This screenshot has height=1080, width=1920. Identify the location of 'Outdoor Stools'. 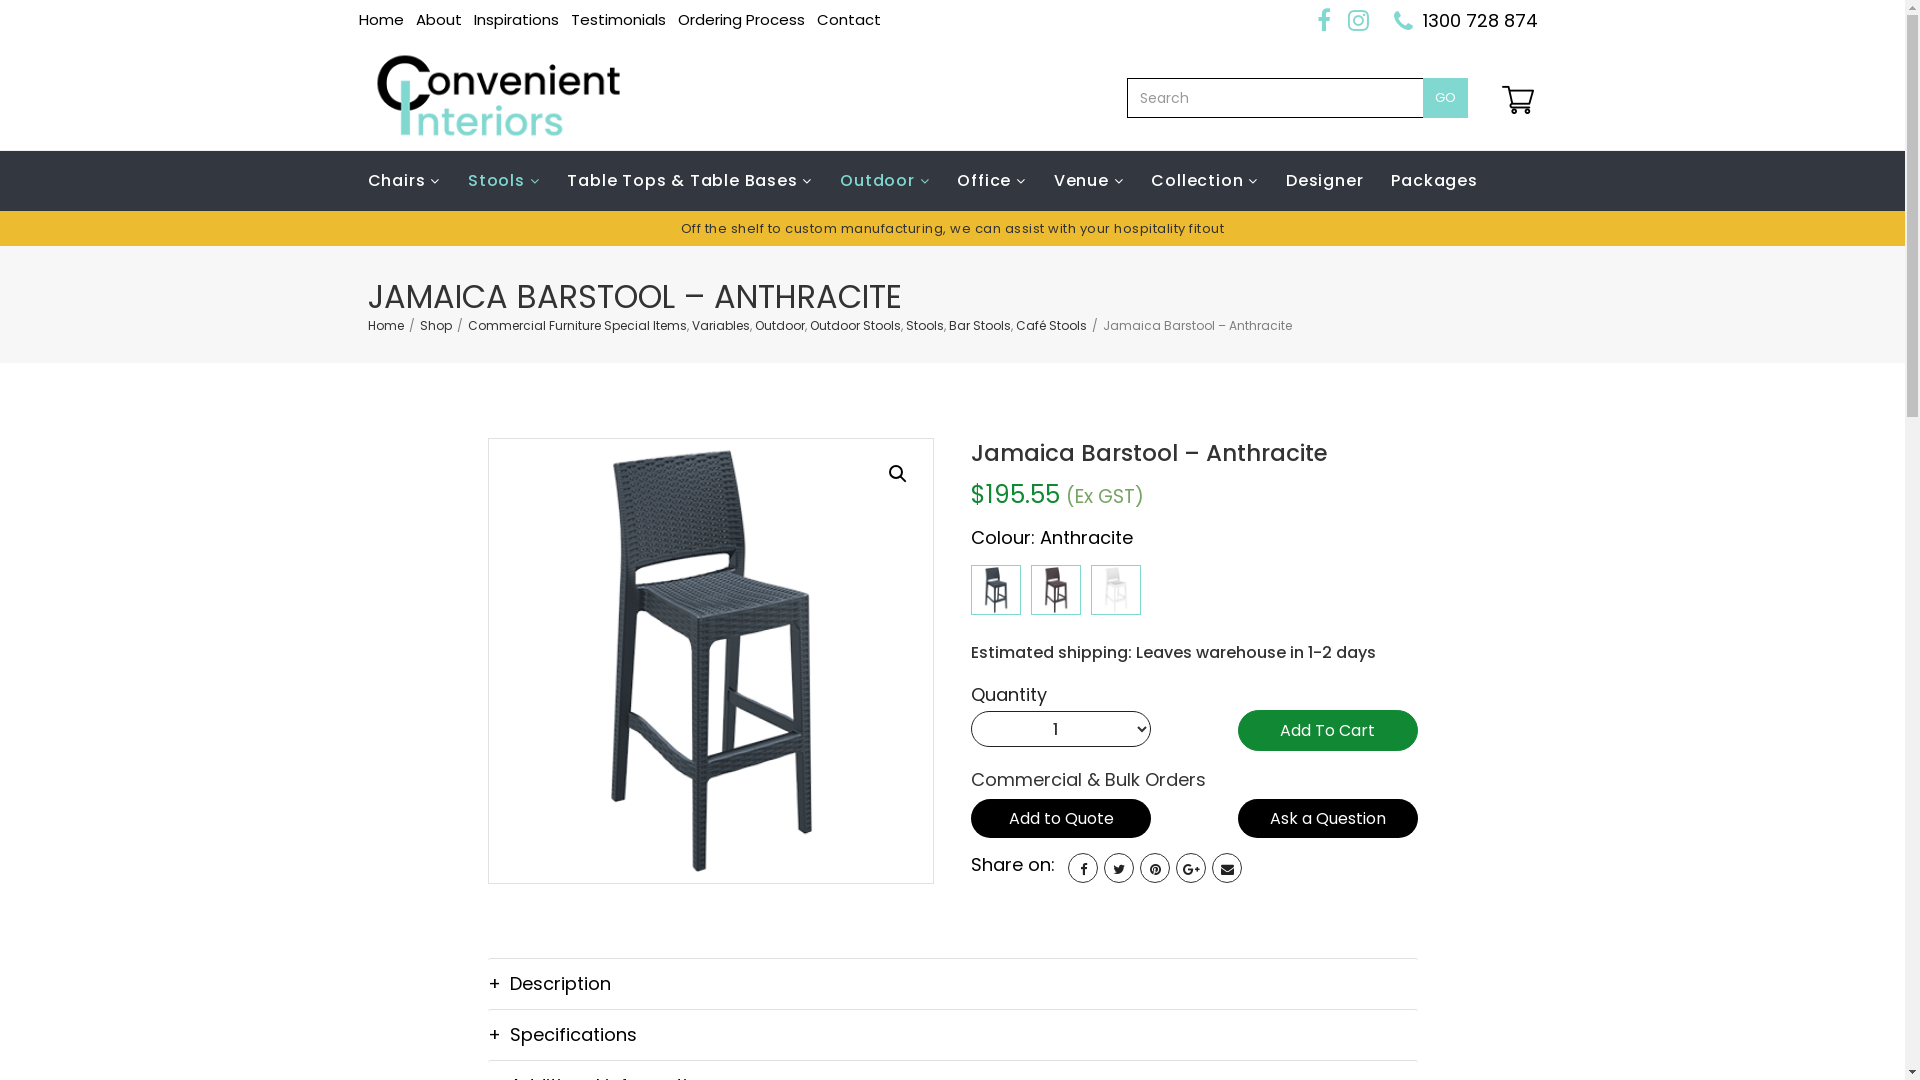
(855, 324).